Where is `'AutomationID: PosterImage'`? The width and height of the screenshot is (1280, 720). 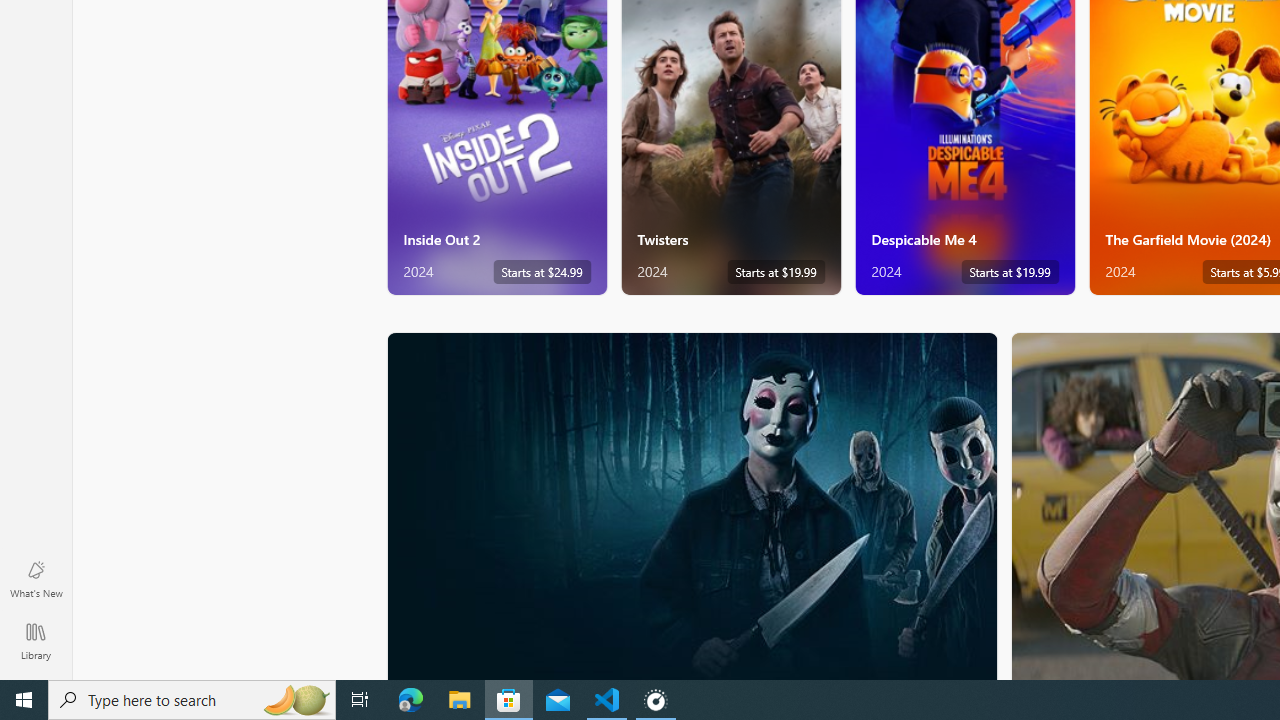 'AutomationID: PosterImage' is located at coordinates (691, 505).